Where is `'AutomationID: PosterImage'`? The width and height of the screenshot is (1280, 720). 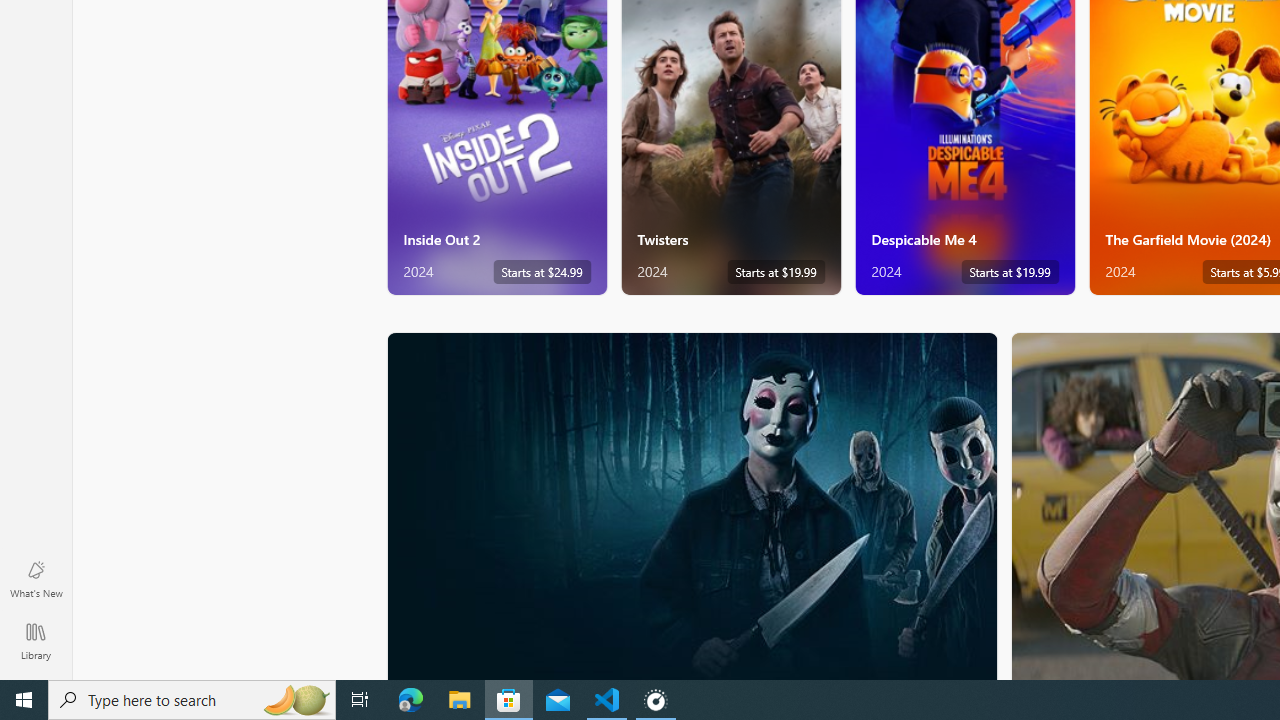 'AutomationID: PosterImage' is located at coordinates (691, 505).